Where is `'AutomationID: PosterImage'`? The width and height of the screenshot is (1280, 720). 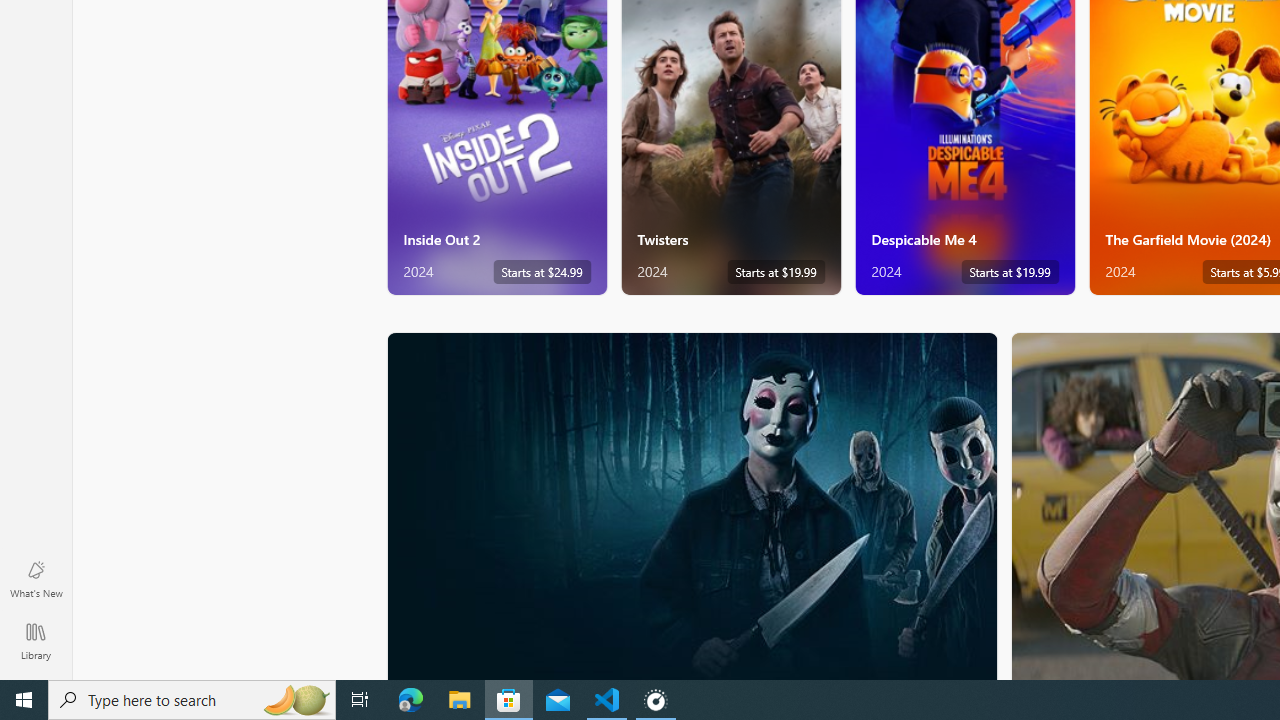 'AutomationID: PosterImage' is located at coordinates (691, 505).